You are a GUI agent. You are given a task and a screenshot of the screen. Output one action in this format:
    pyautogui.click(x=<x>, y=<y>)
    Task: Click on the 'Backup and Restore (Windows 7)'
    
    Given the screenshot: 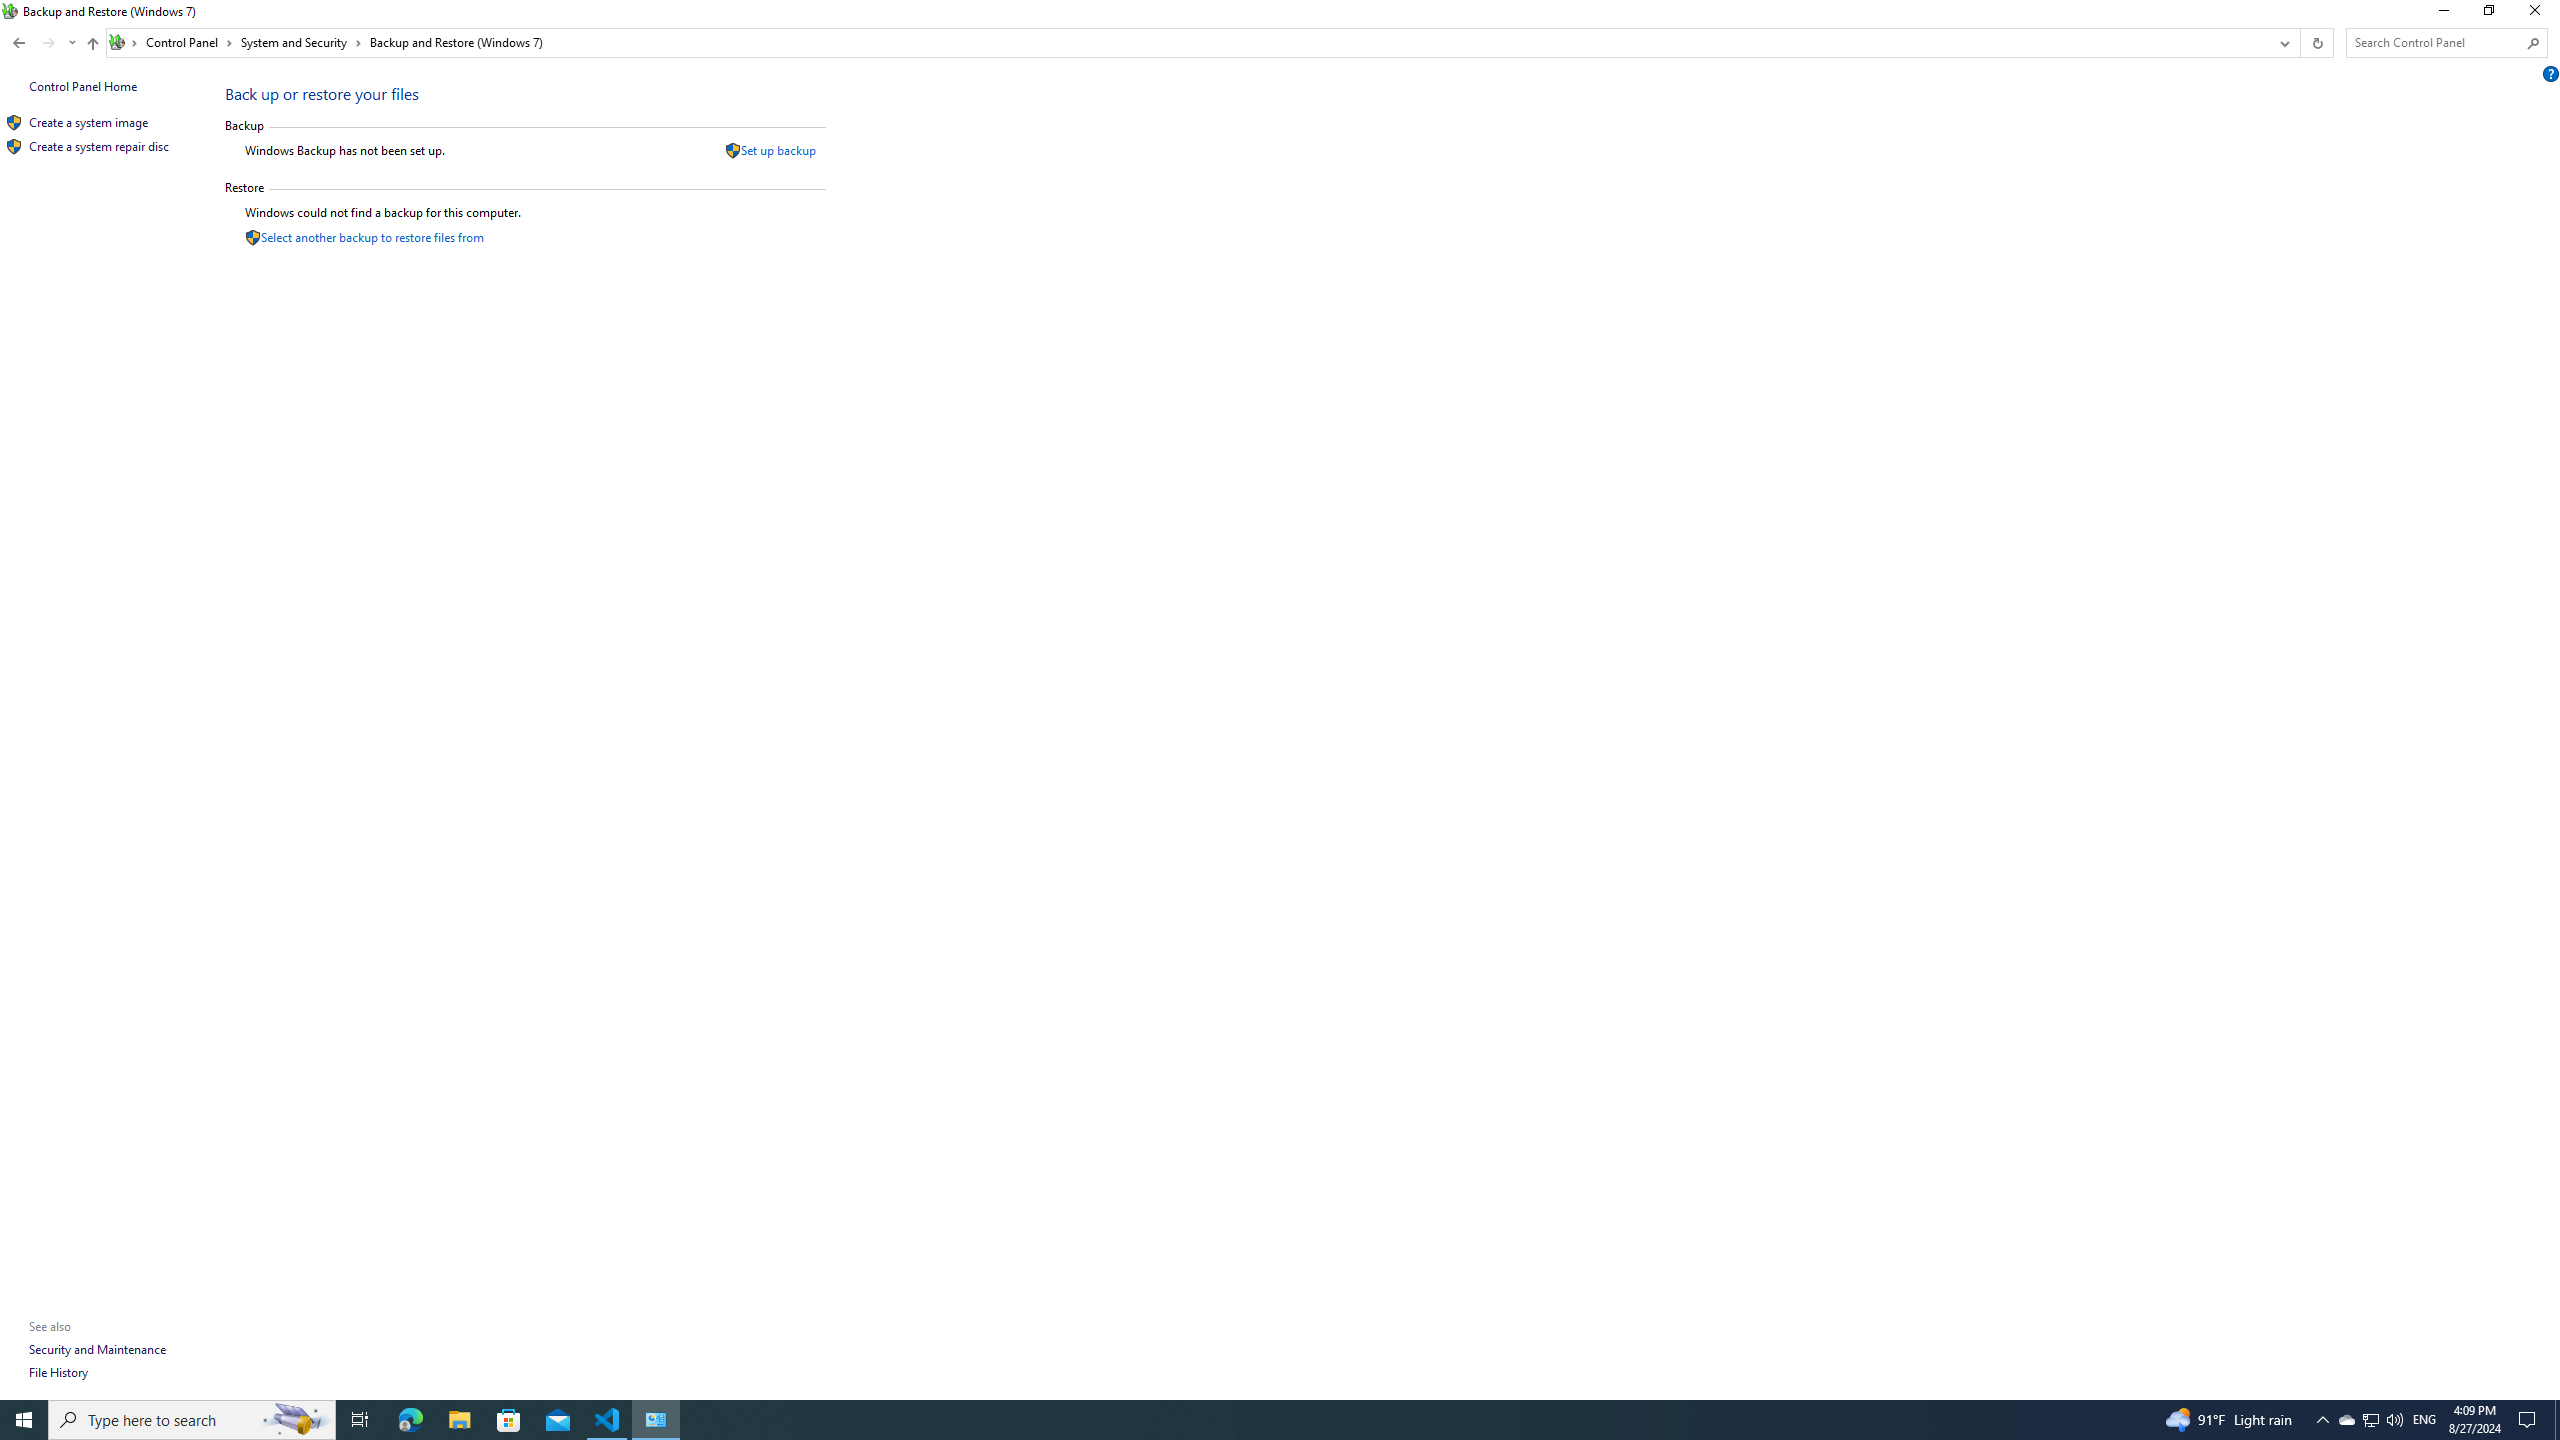 What is the action you would take?
    pyautogui.click(x=456, y=42)
    